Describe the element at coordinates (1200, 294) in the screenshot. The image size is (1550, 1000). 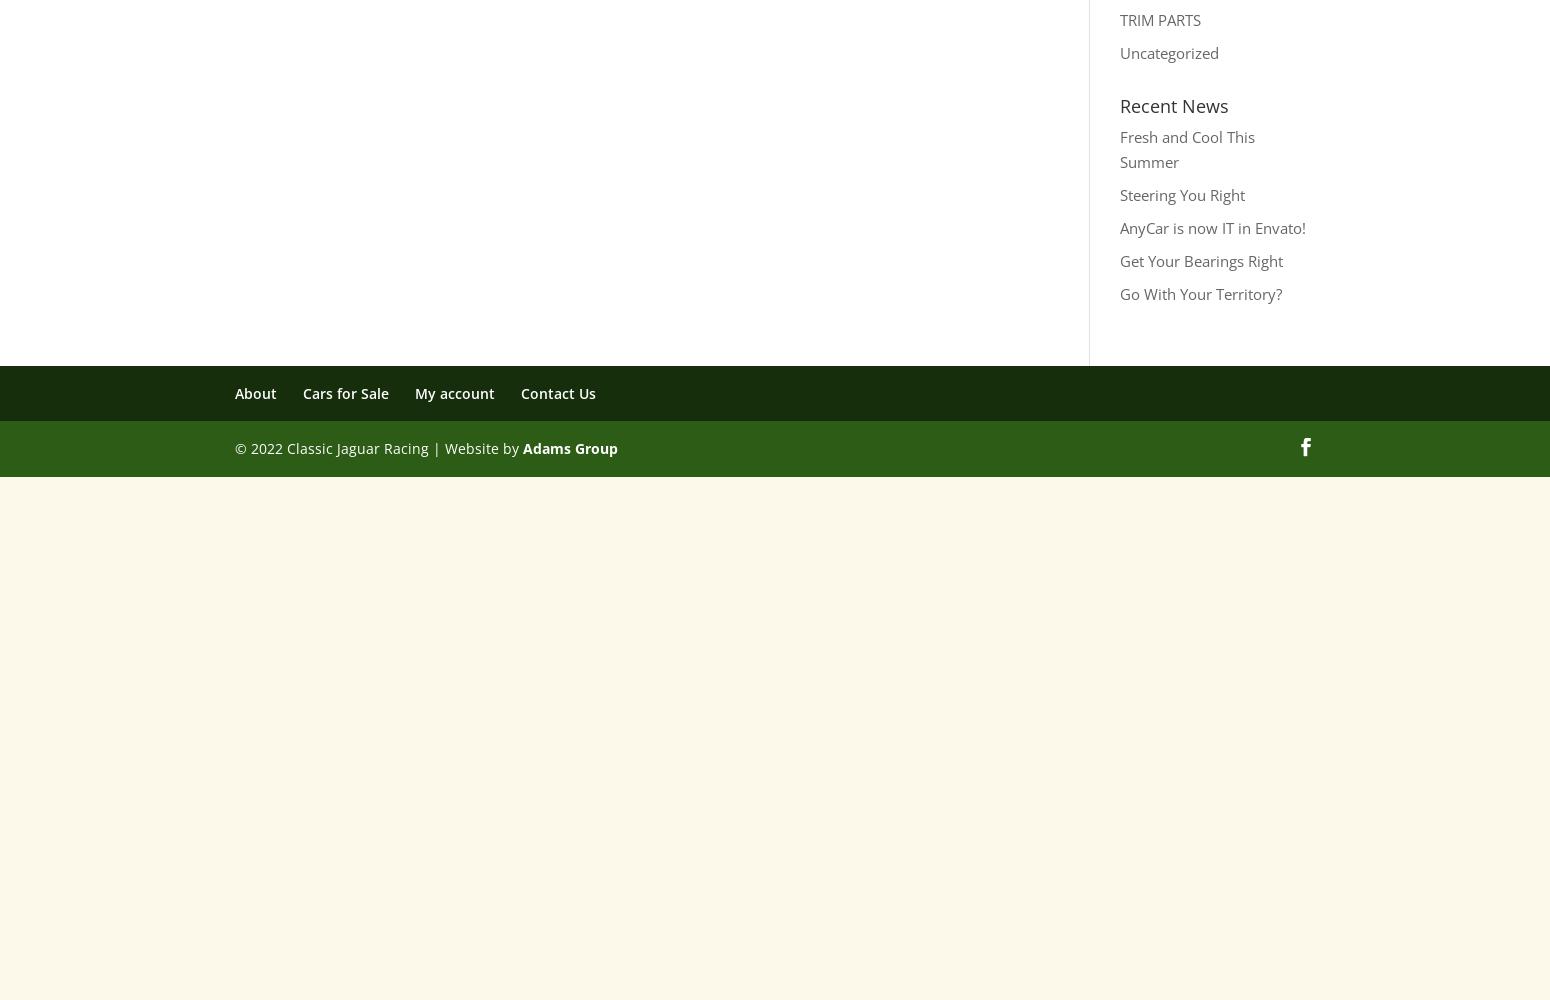
I see `'Go With Your Territory?'` at that location.